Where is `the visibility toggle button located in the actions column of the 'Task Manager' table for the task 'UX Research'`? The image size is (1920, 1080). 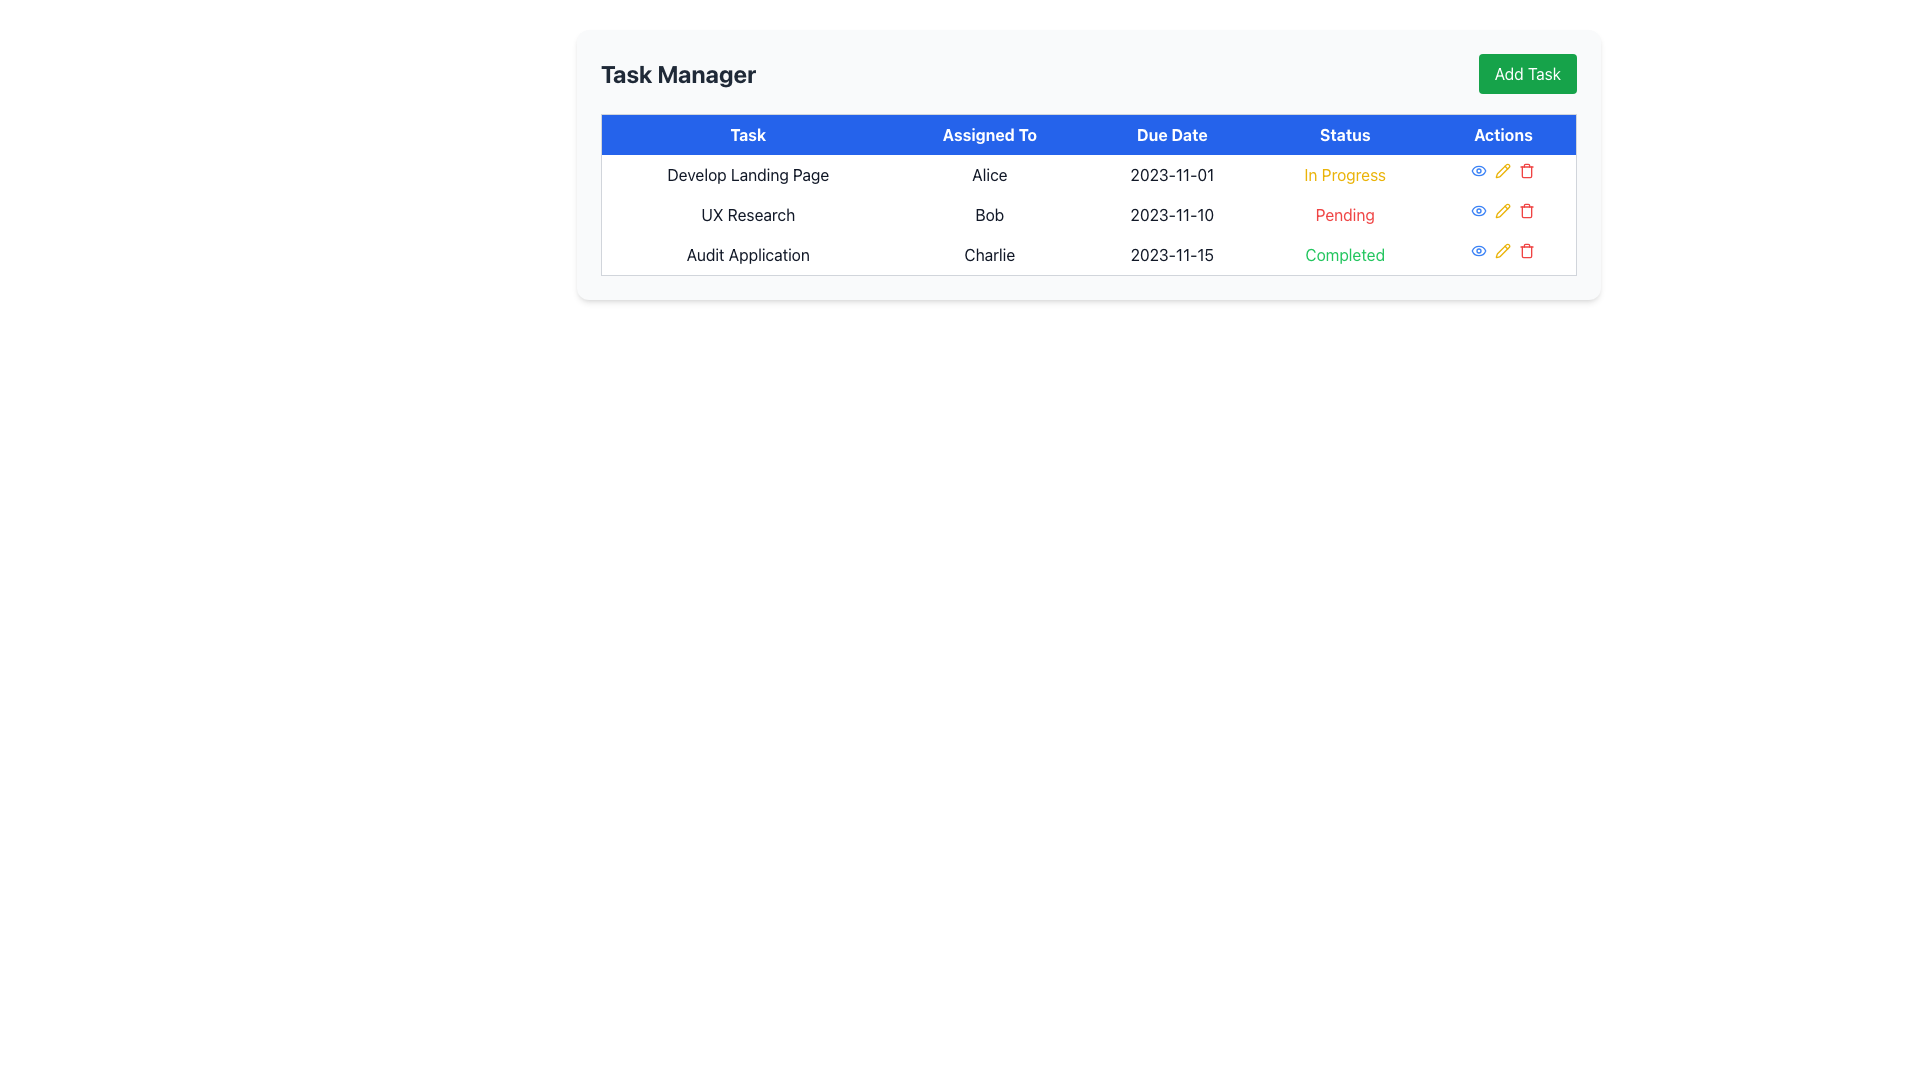 the visibility toggle button located in the actions column of the 'Task Manager' table for the task 'UX Research' is located at coordinates (1479, 249).